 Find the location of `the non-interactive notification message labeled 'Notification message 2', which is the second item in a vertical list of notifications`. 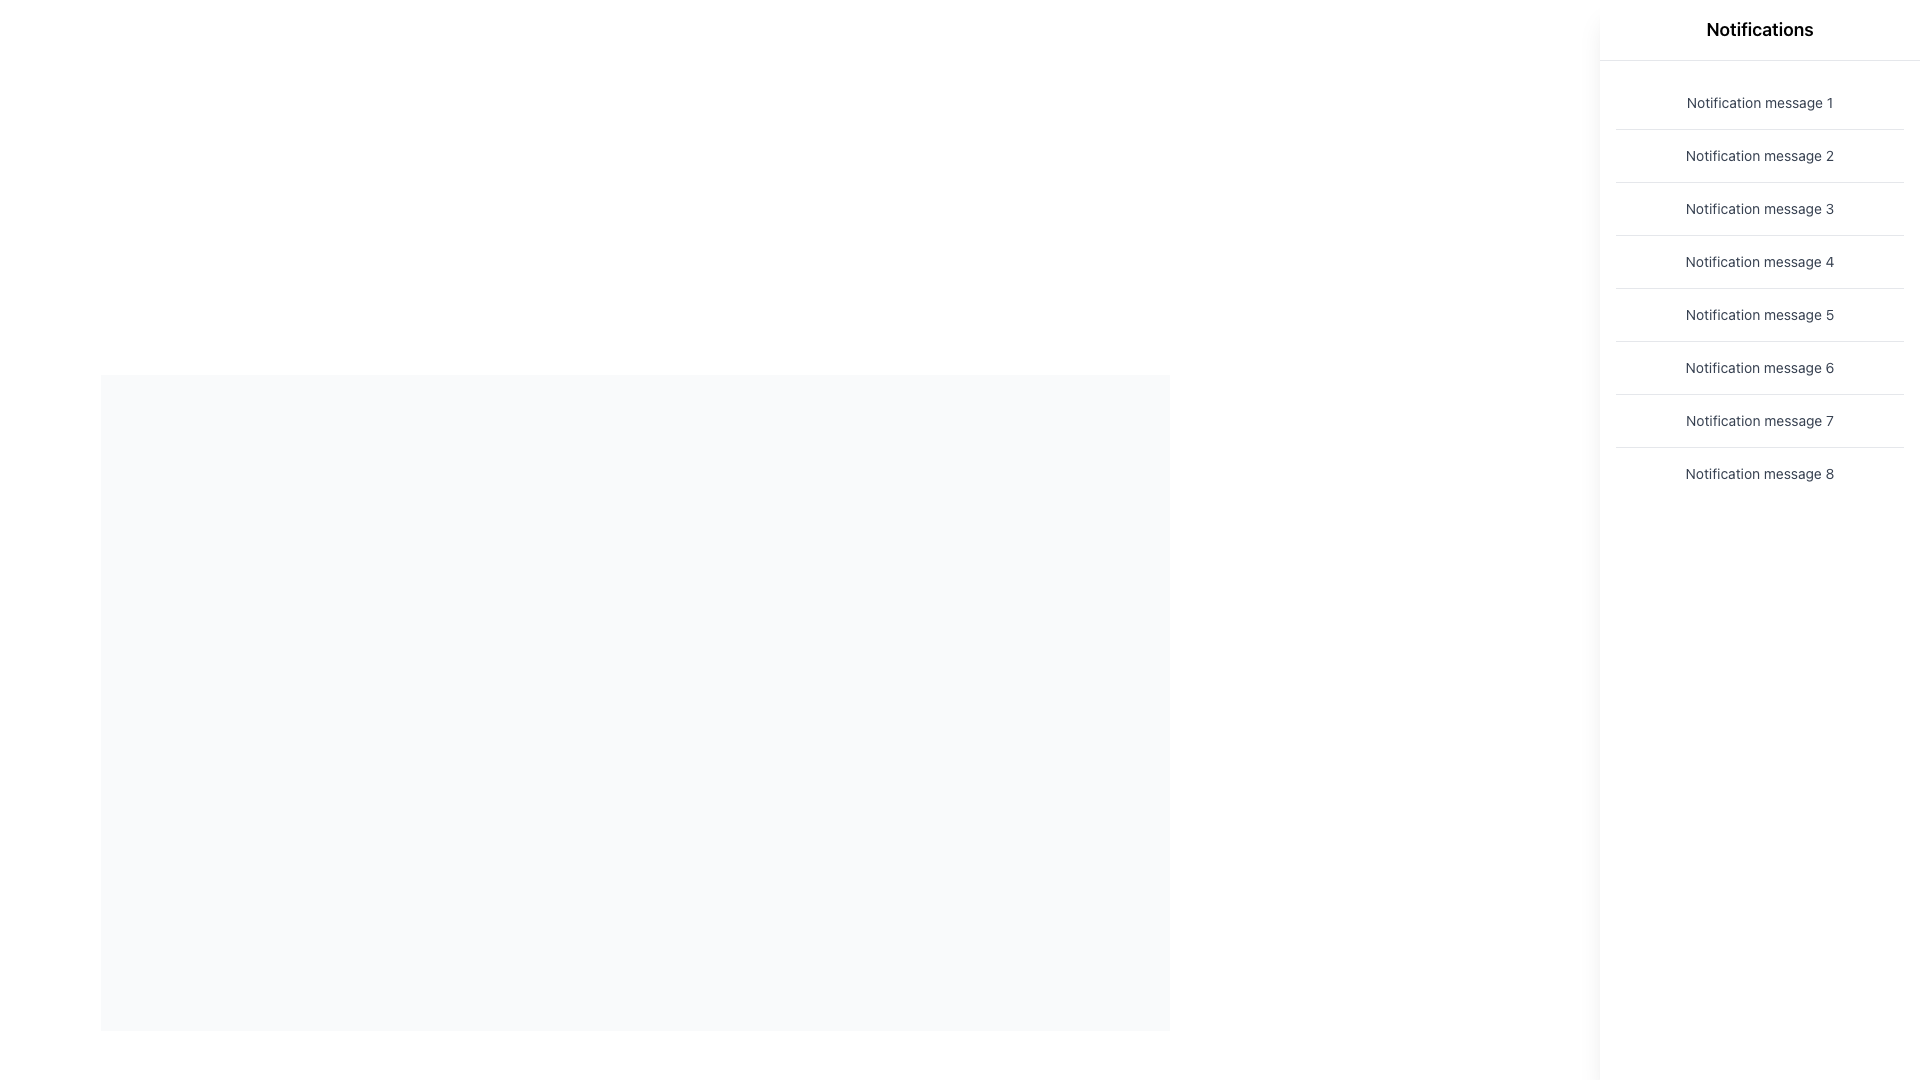

the non-interactive notification message labeled 'Notification message 2', which is the second item in a vertical list of notifications is located at coordinates (1760, 154).